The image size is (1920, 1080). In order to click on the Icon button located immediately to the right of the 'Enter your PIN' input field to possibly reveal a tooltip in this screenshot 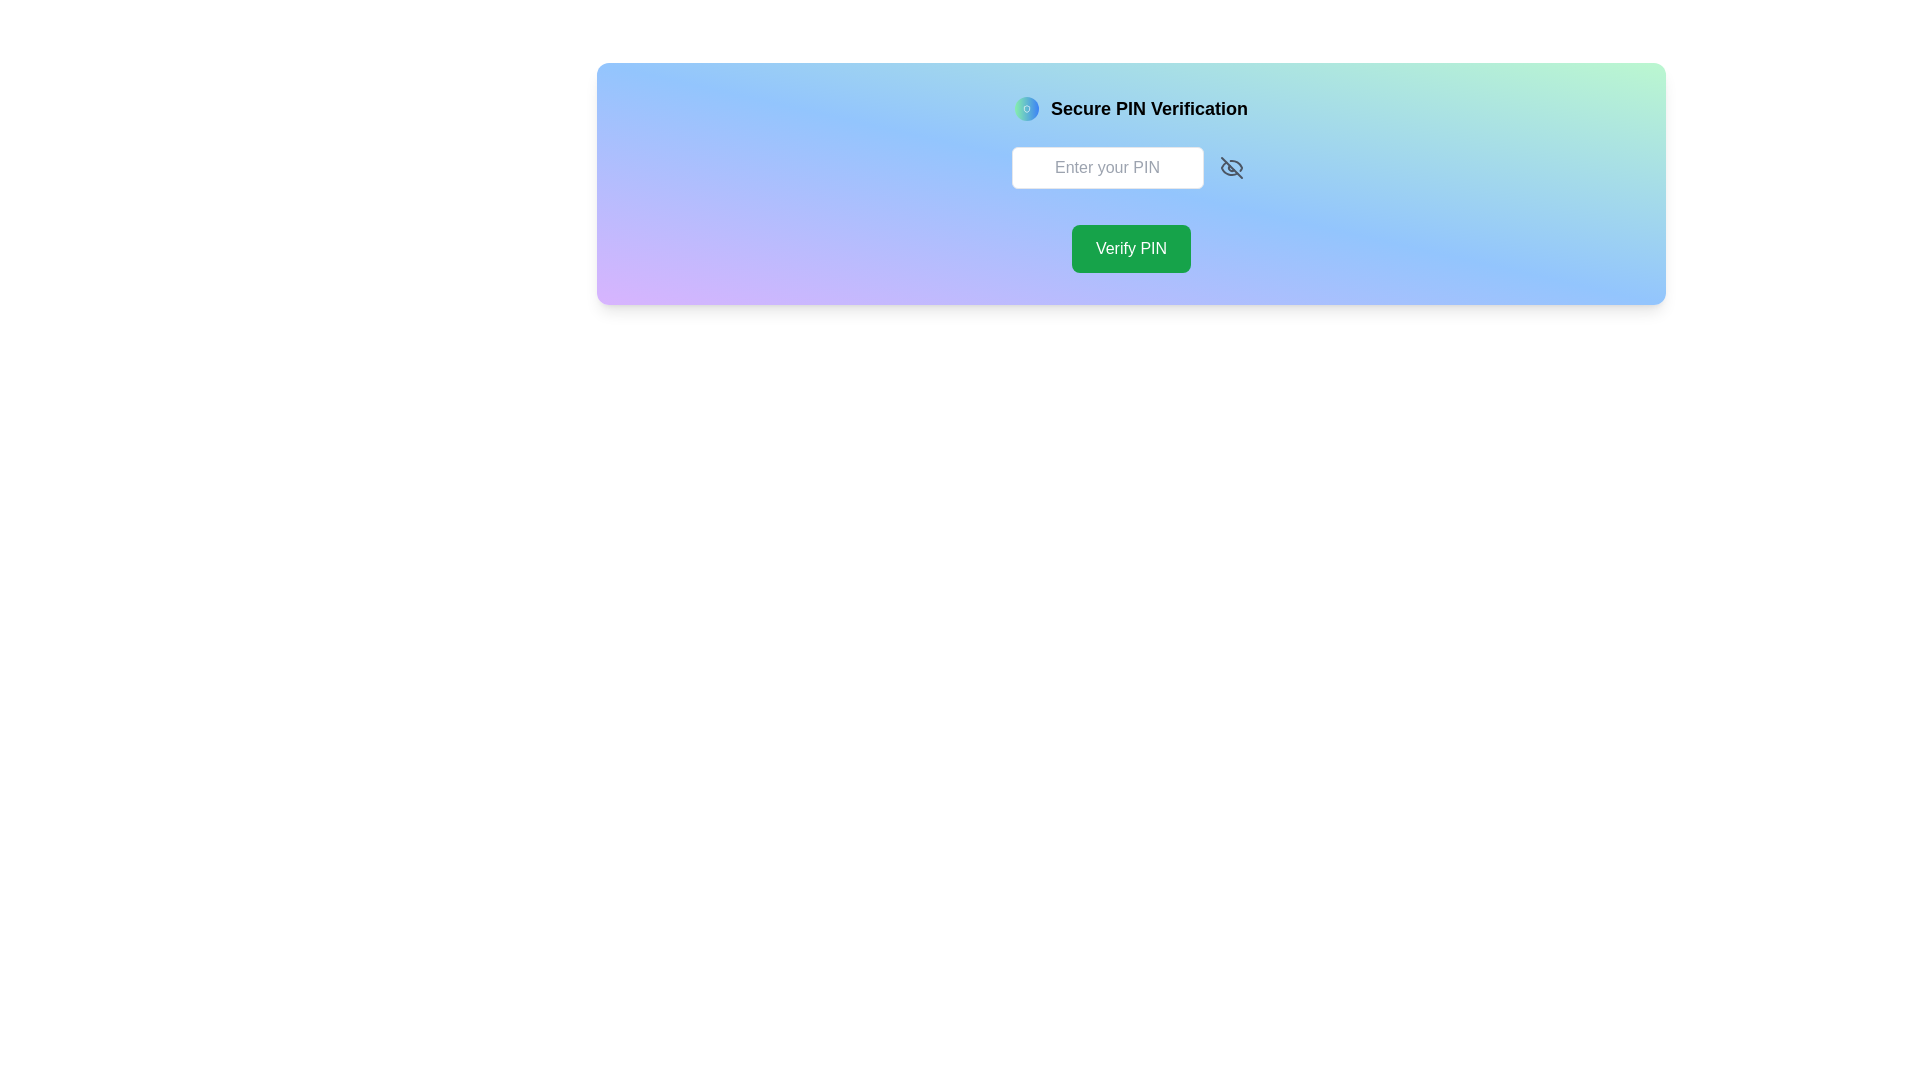, I will do `click(1230, 167)`.